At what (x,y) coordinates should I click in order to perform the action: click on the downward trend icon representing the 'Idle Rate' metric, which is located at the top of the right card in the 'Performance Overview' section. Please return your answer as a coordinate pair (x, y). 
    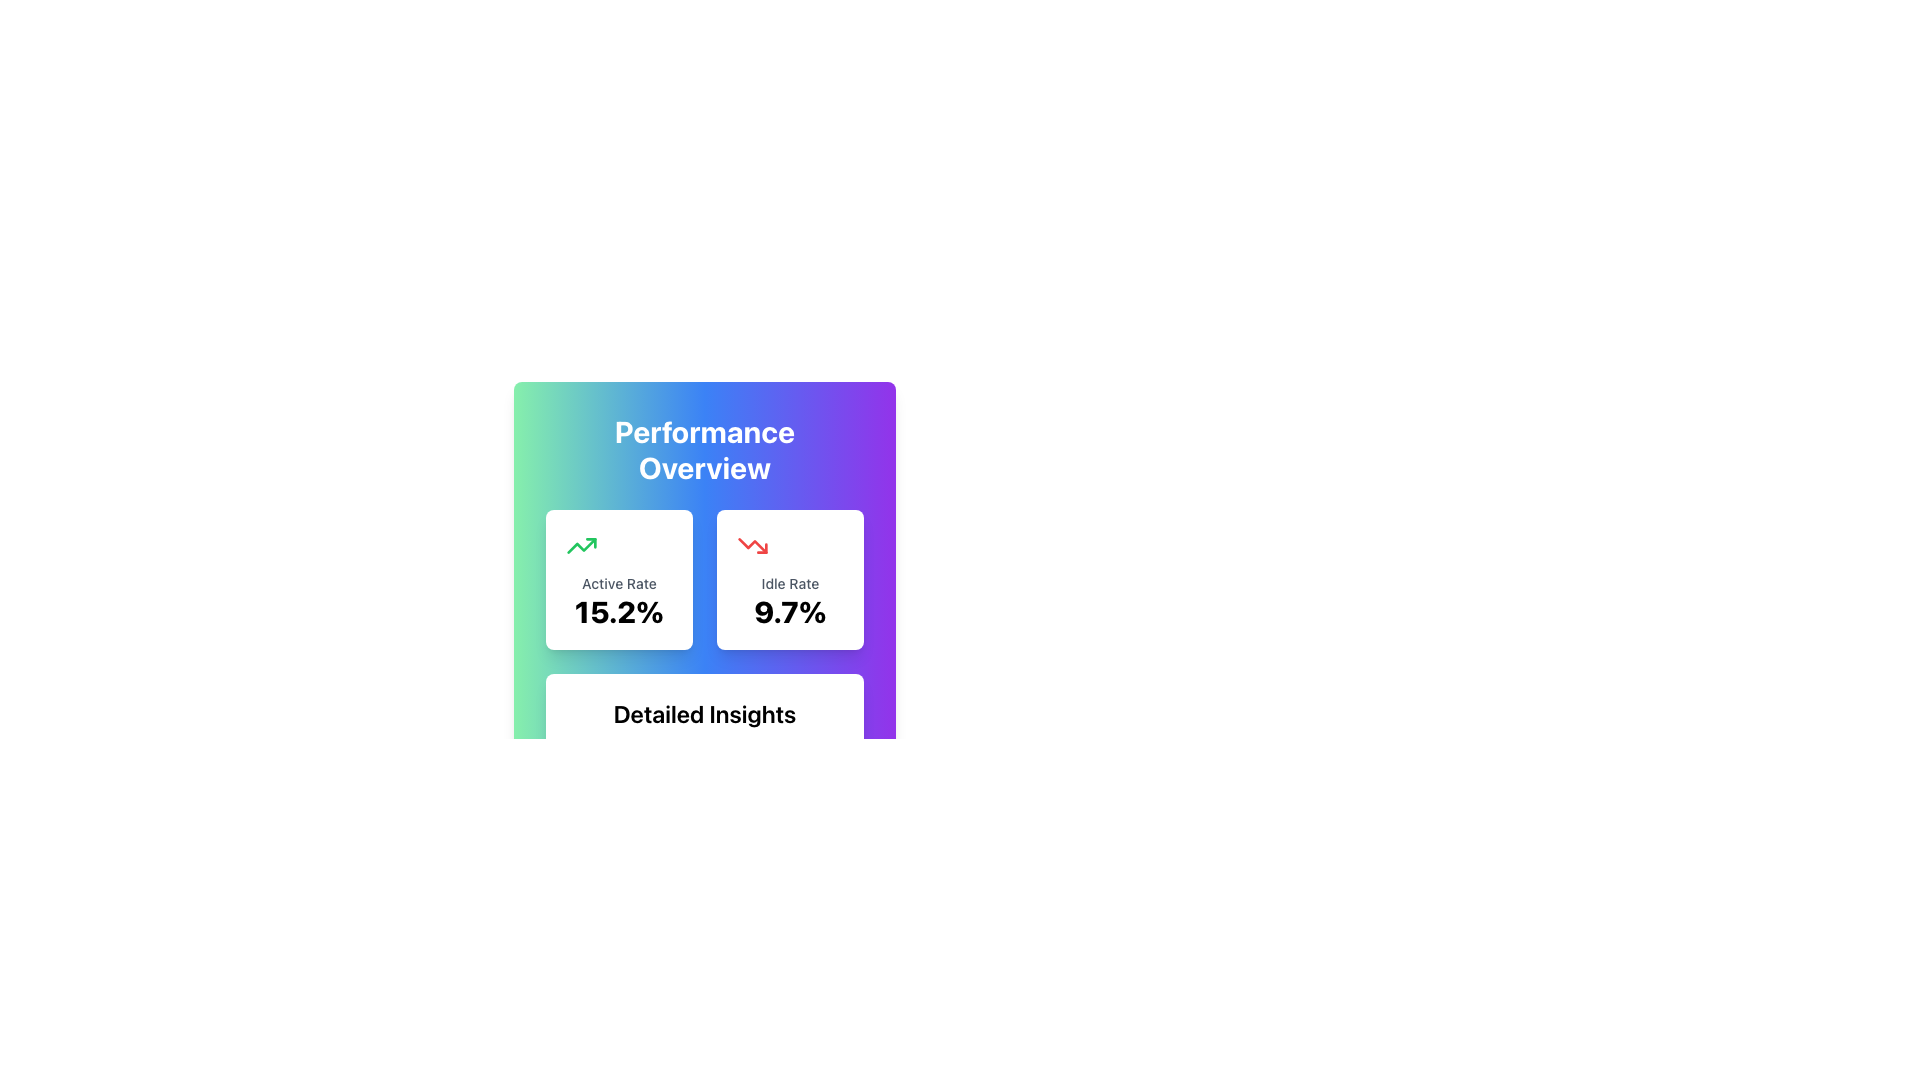
    Looking at the image, I should click on (752, 546).